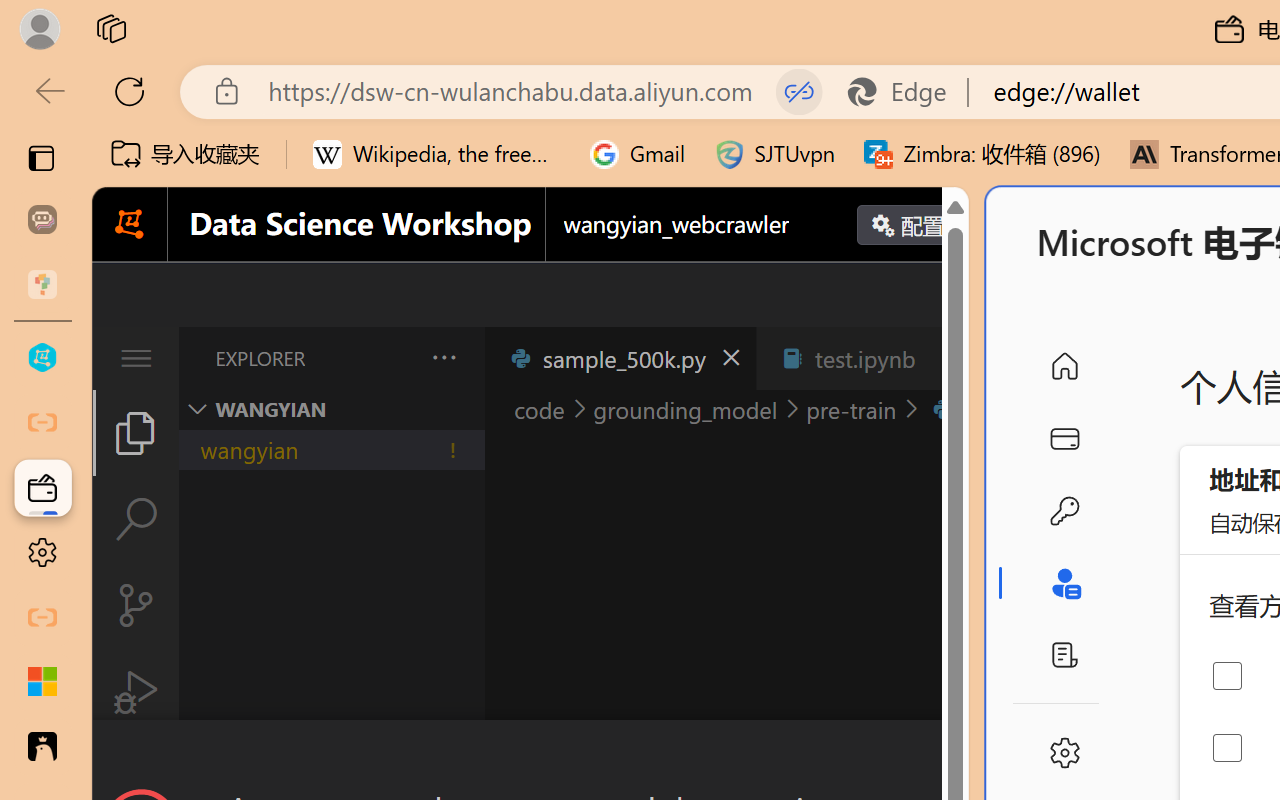 This screenshot has width=1280, height=800. Describe the element at coordinates (905, 91) in the screenshot. I see `'Edge'` at that location.